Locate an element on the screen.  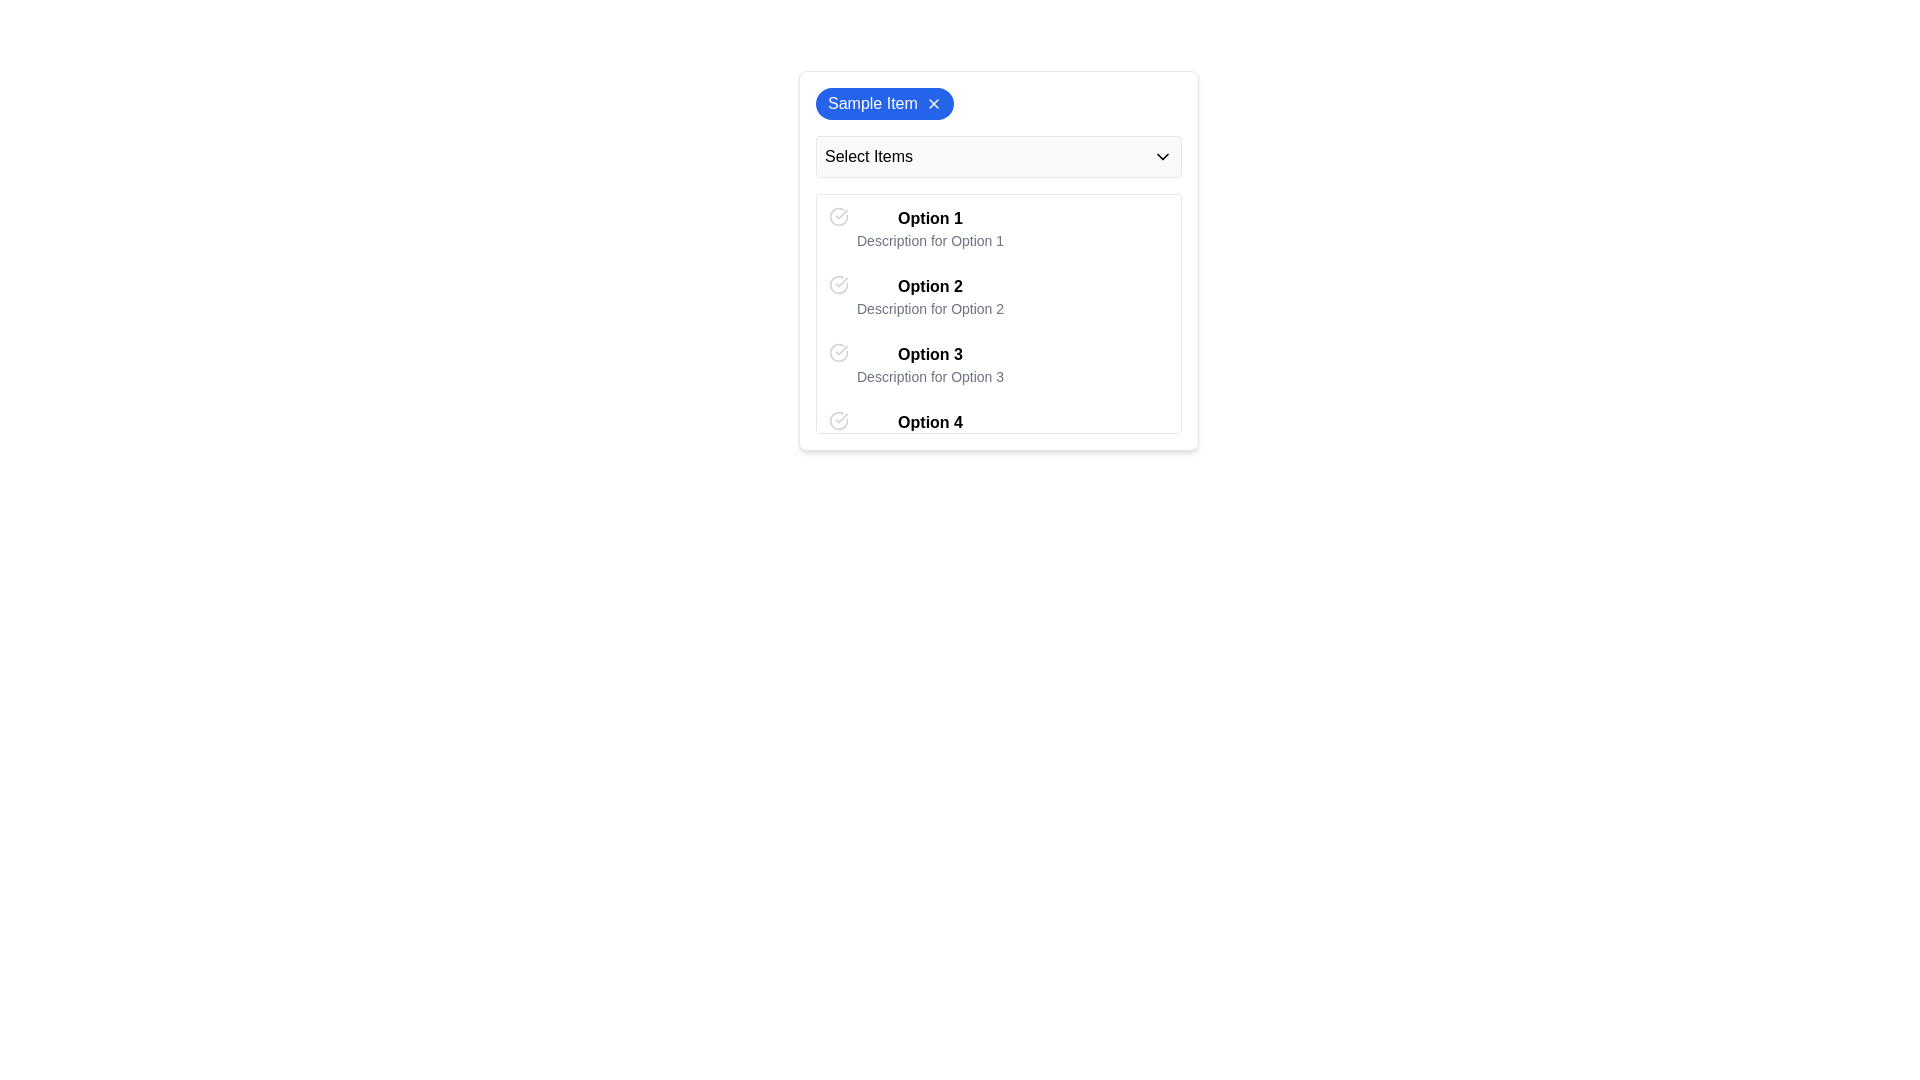
the selectable list item labeled 'Option 3' is located at coordinates (929, 365).